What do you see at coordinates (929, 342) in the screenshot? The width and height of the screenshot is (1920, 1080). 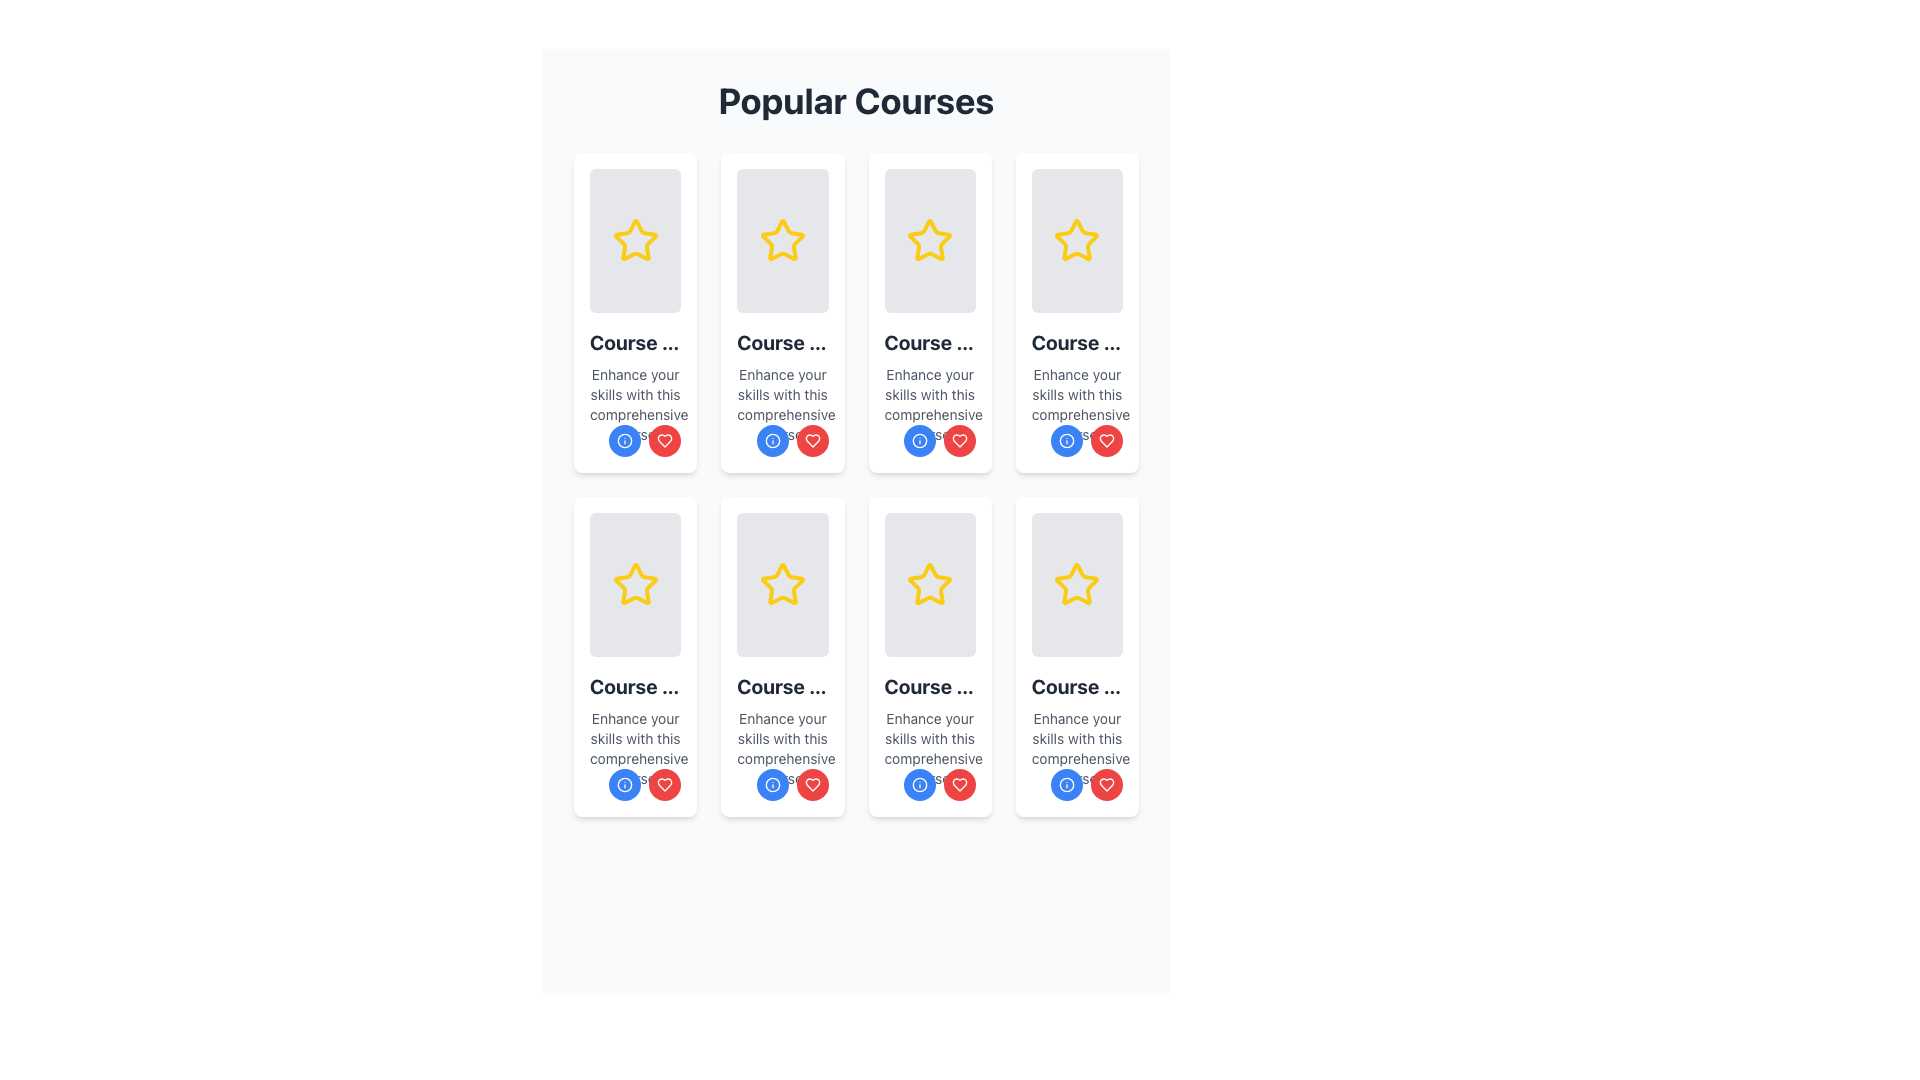 I see `the bold text label reading 'Course Title 3' located within the third card in the first row of the grid layout` at bounding box center [929, 342].